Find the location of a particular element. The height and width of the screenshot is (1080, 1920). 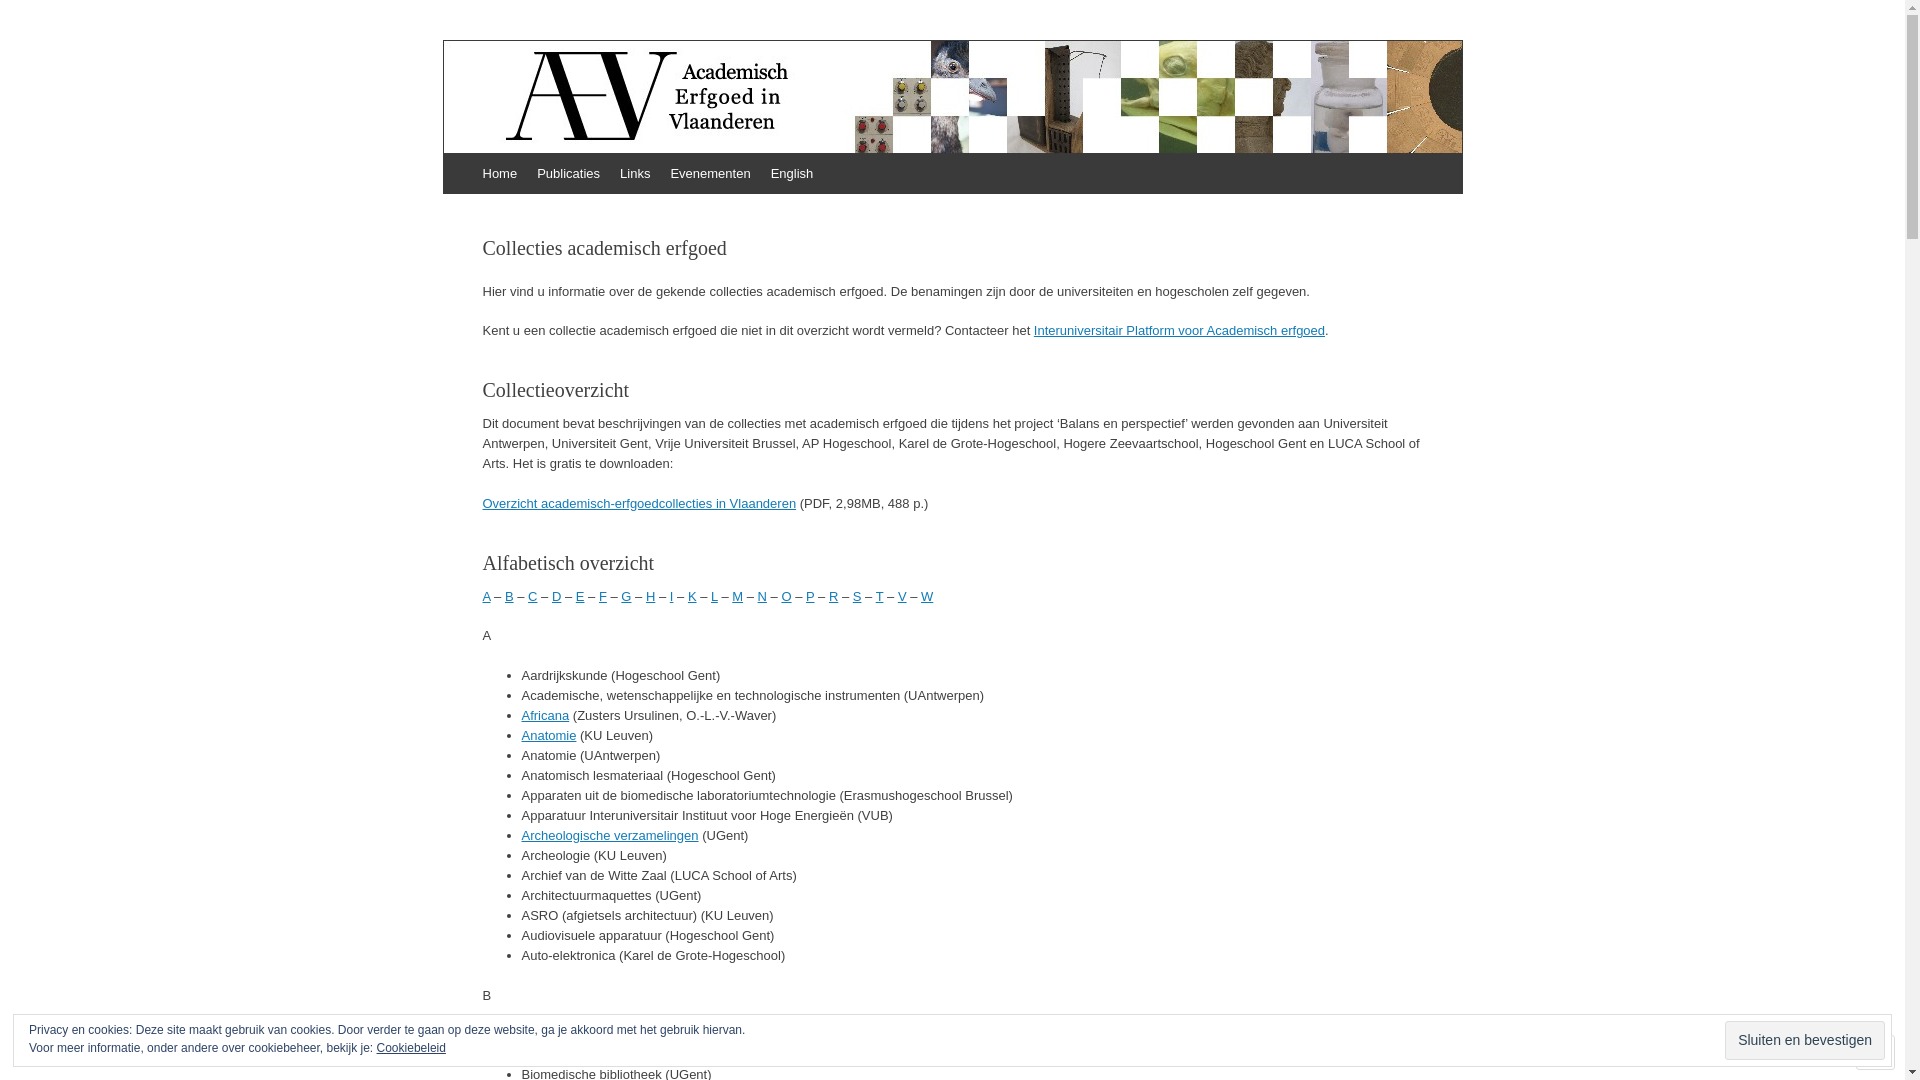

'C' is located at coordinates (532, 594).